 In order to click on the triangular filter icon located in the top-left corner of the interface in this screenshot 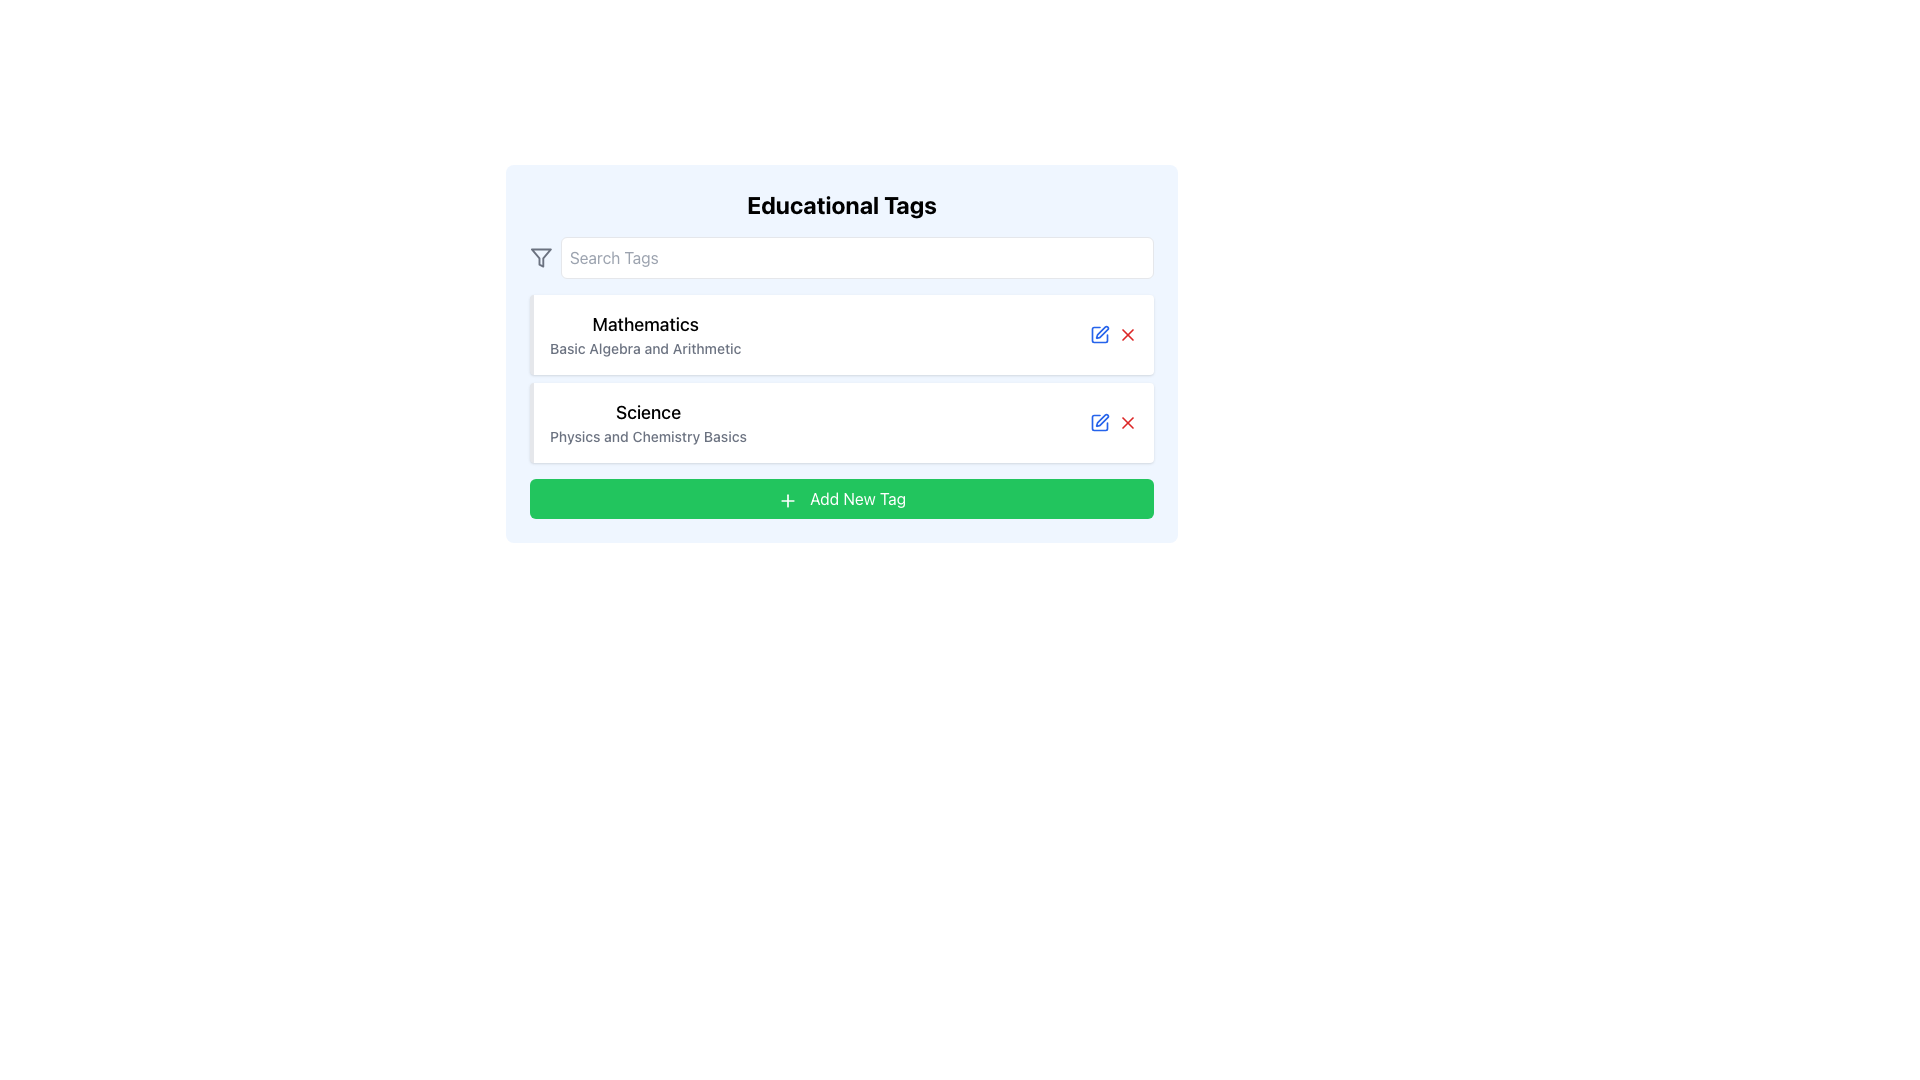, I will do `click(541, 257)`.